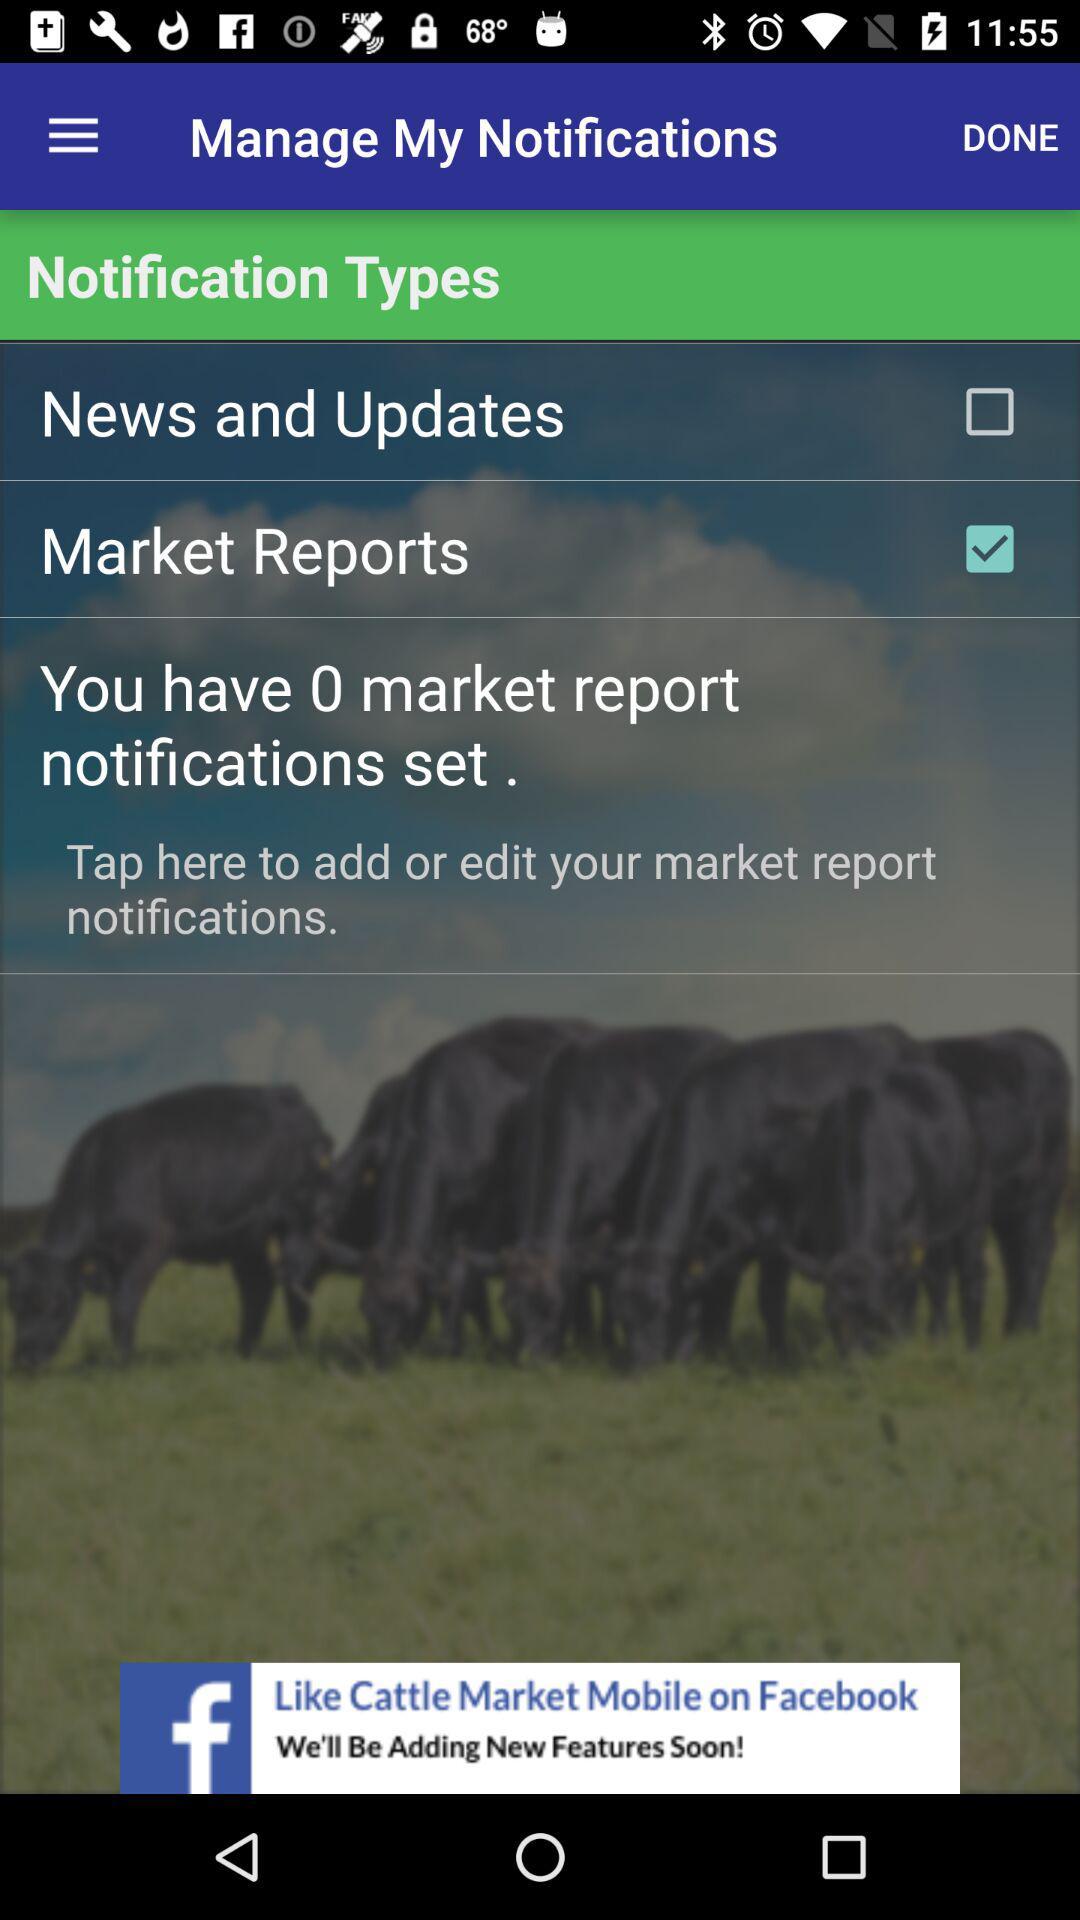 Image resolution: width=1080 pixels, height=1920 pixels. Describe the element at coordinates (990, 548) in the screenshot. I see `write` at that location.